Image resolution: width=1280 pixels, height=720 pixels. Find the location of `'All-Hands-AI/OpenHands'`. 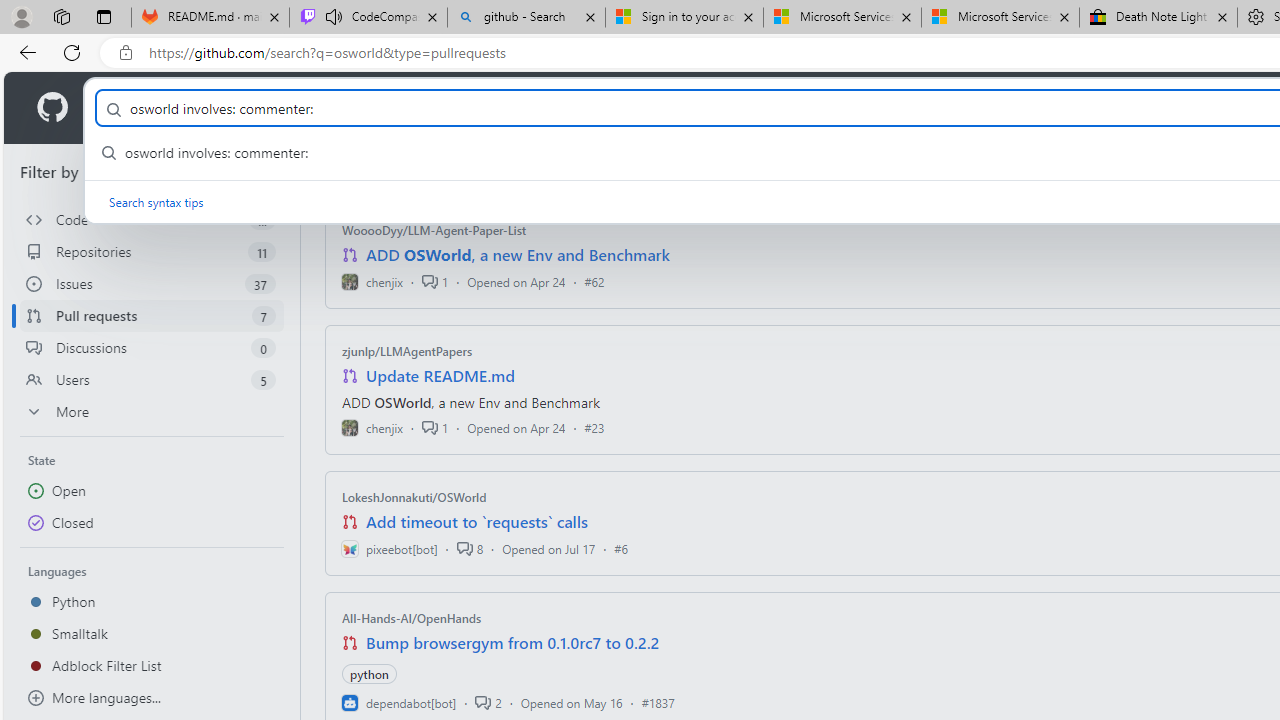

'All-Hands-AI/OpenHands' is located at coordinates (411, 617).